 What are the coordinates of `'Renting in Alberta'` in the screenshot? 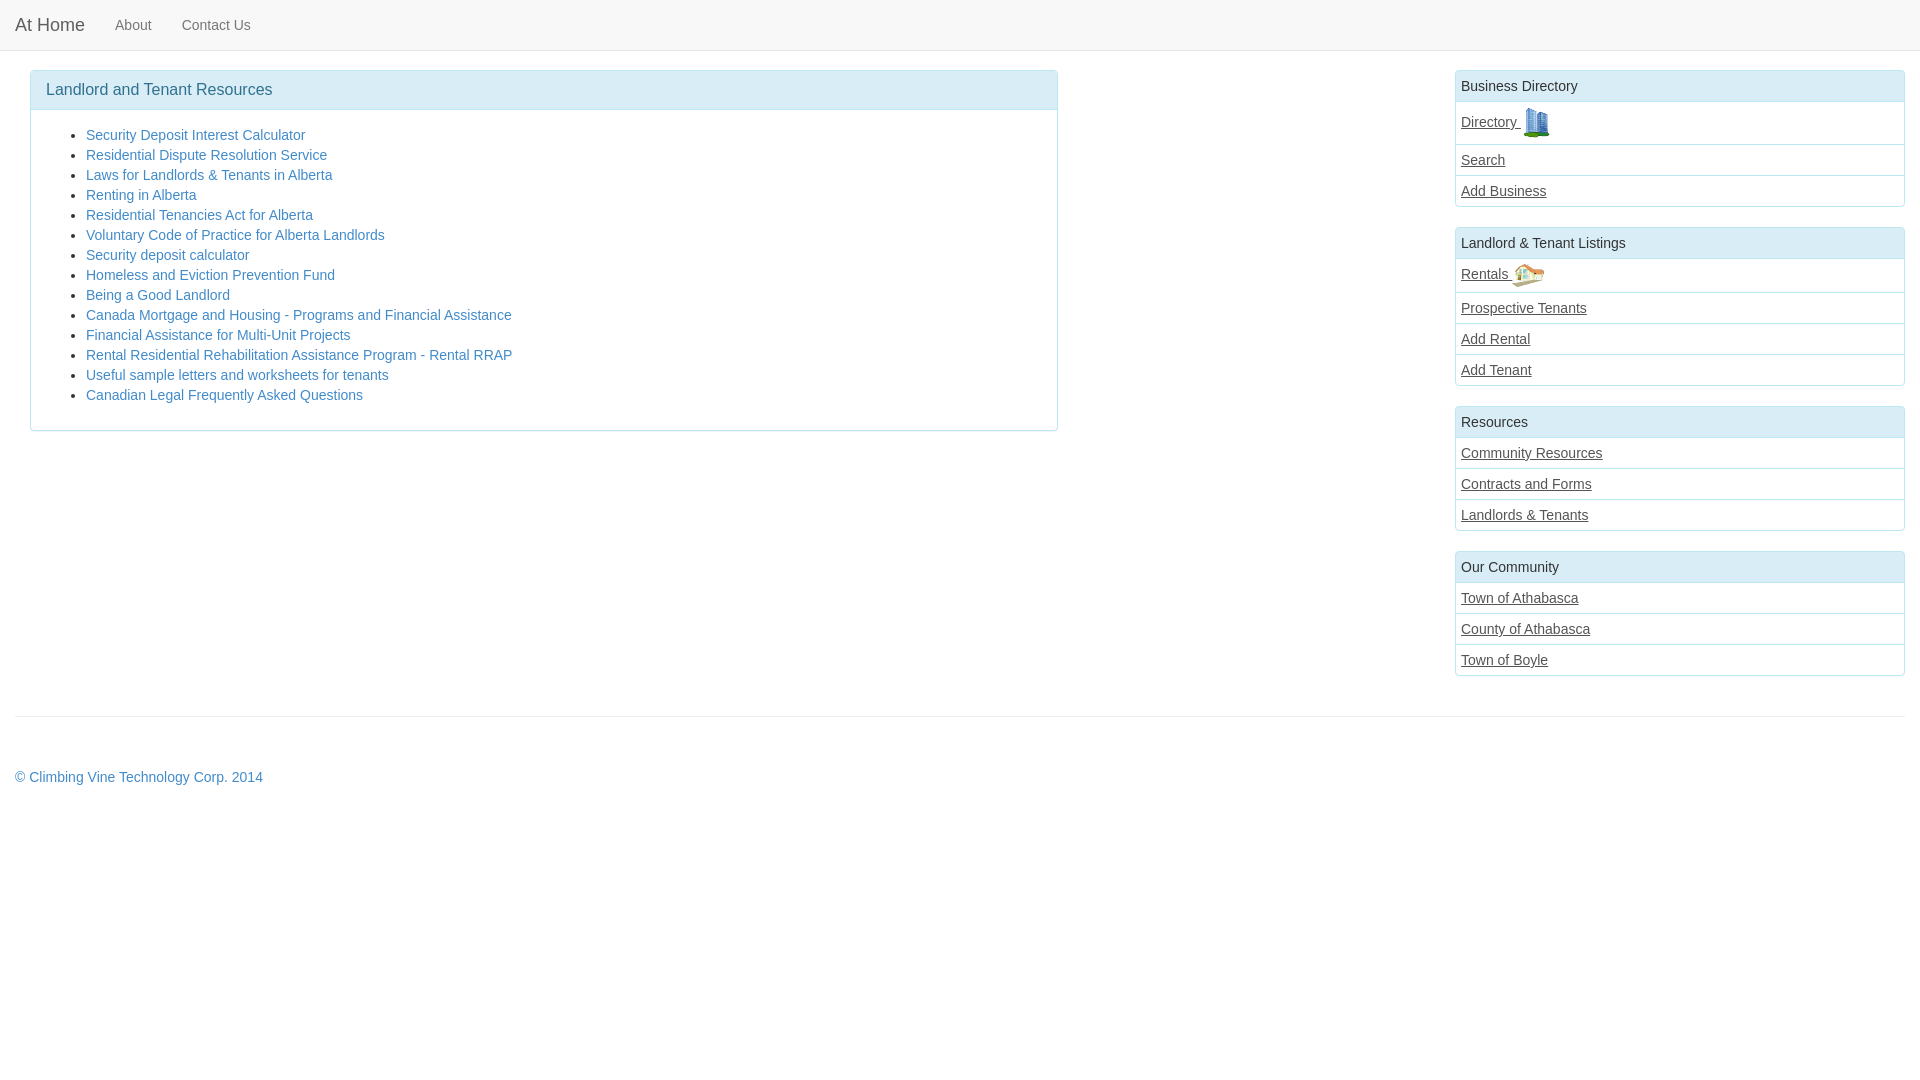 It's located at (140, 195).